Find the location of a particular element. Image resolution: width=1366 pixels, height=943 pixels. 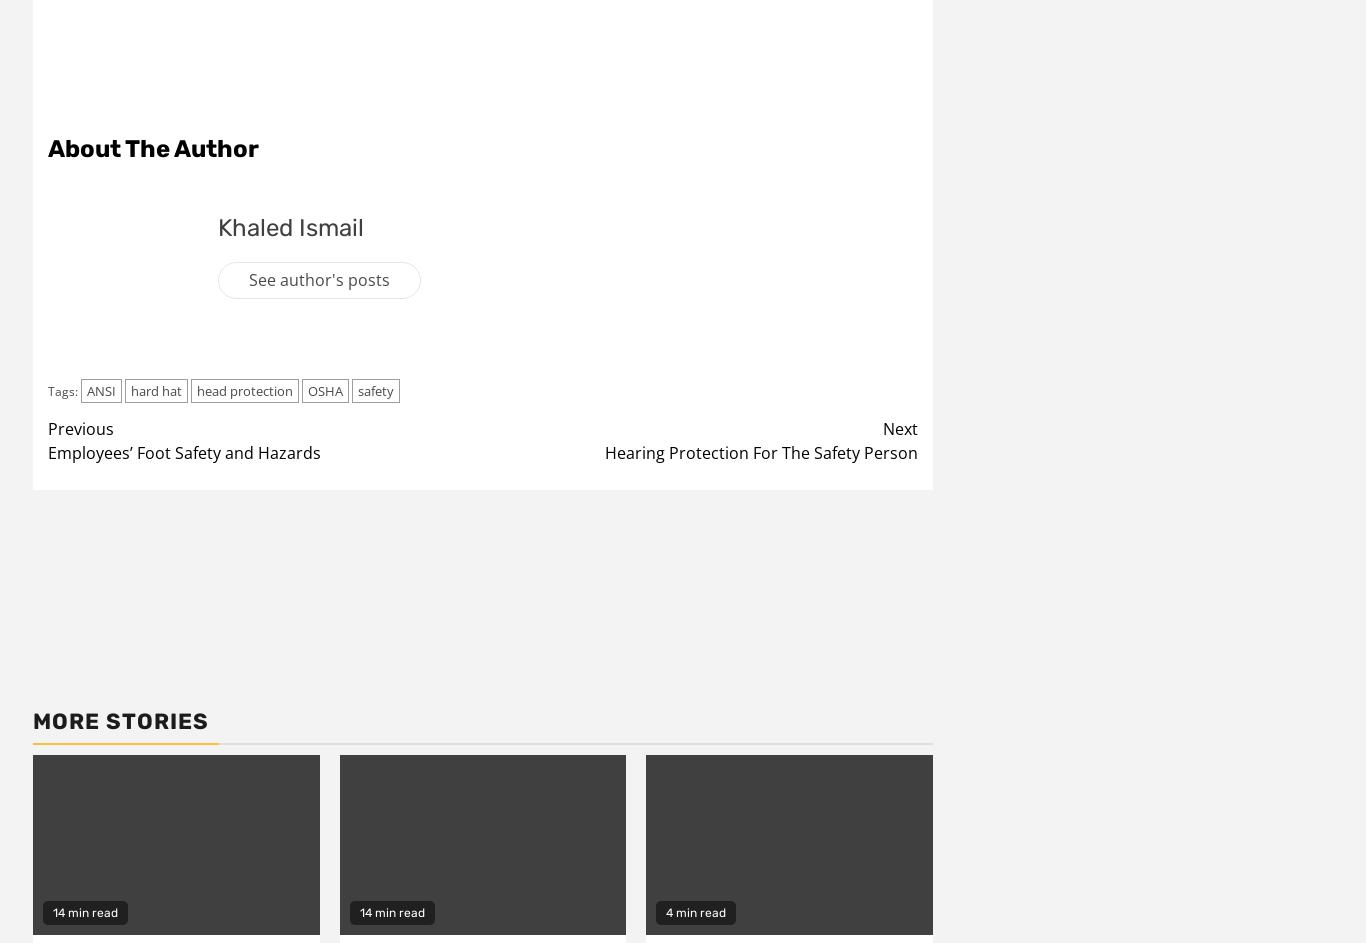

'4 min read' is located at coordinates (695, 910).